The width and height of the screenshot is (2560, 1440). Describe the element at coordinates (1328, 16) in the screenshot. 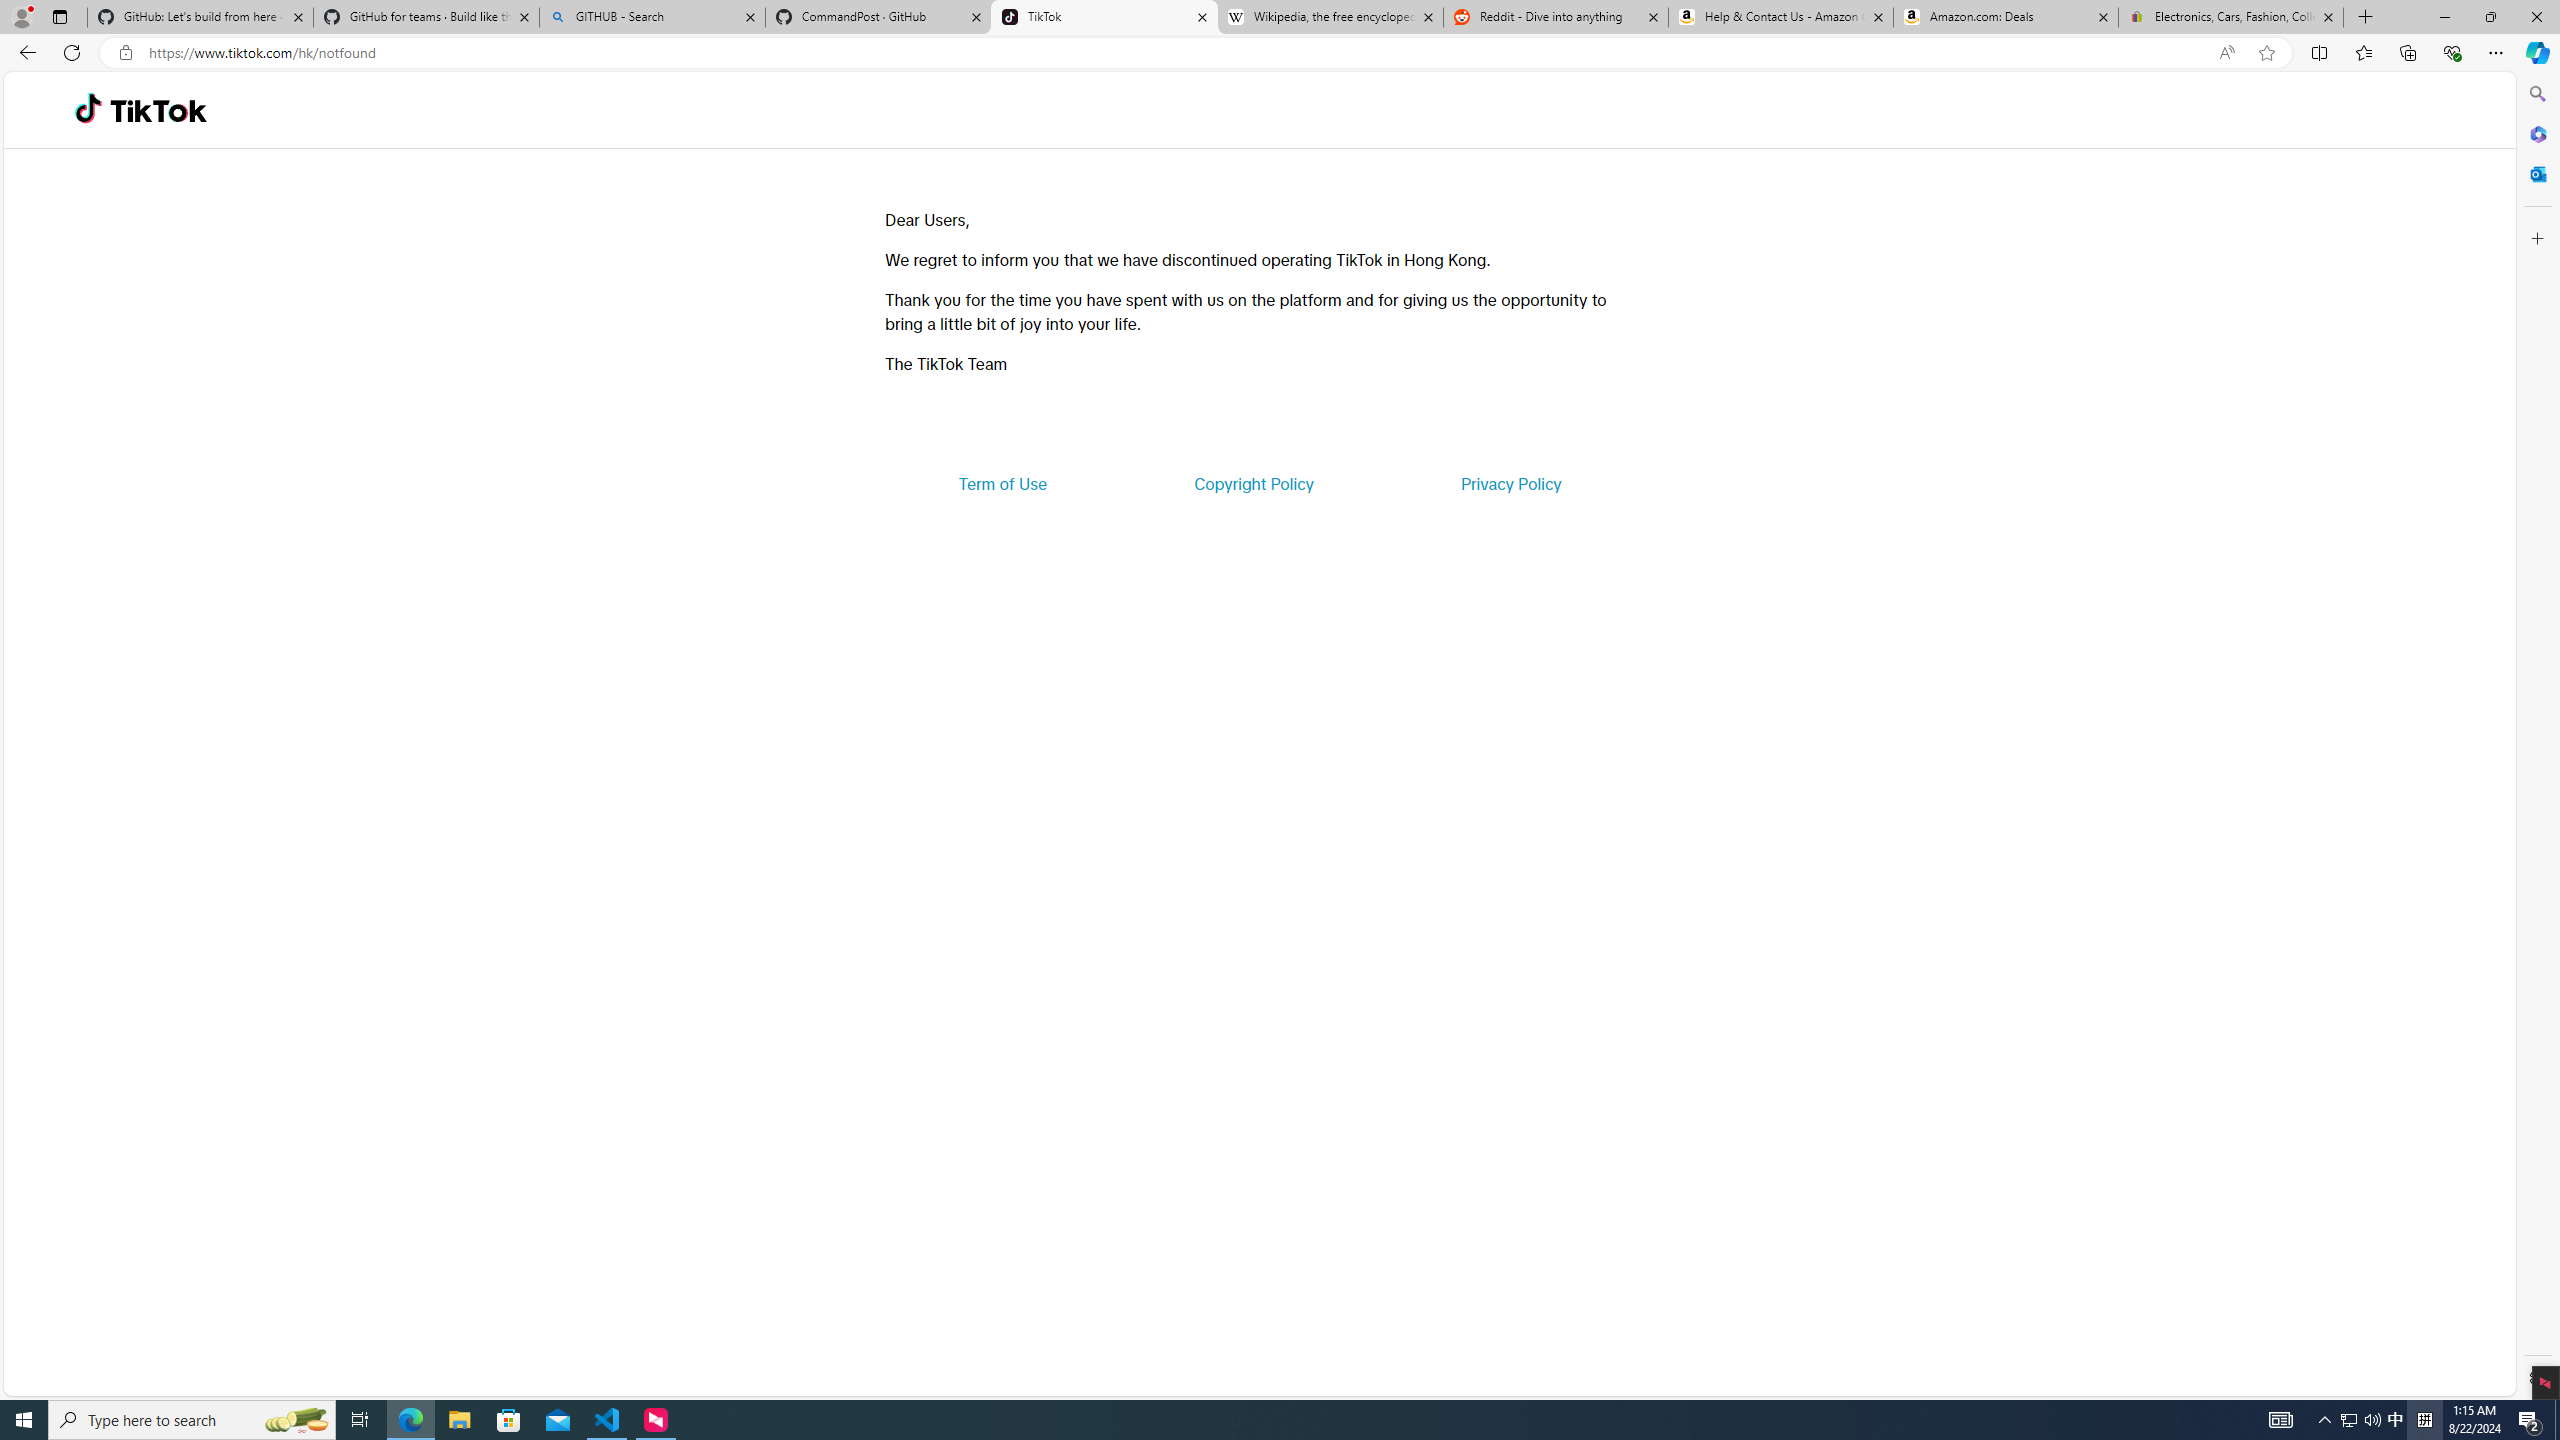

I see `'Wikipedia, the free encyclopedia'` at that location.